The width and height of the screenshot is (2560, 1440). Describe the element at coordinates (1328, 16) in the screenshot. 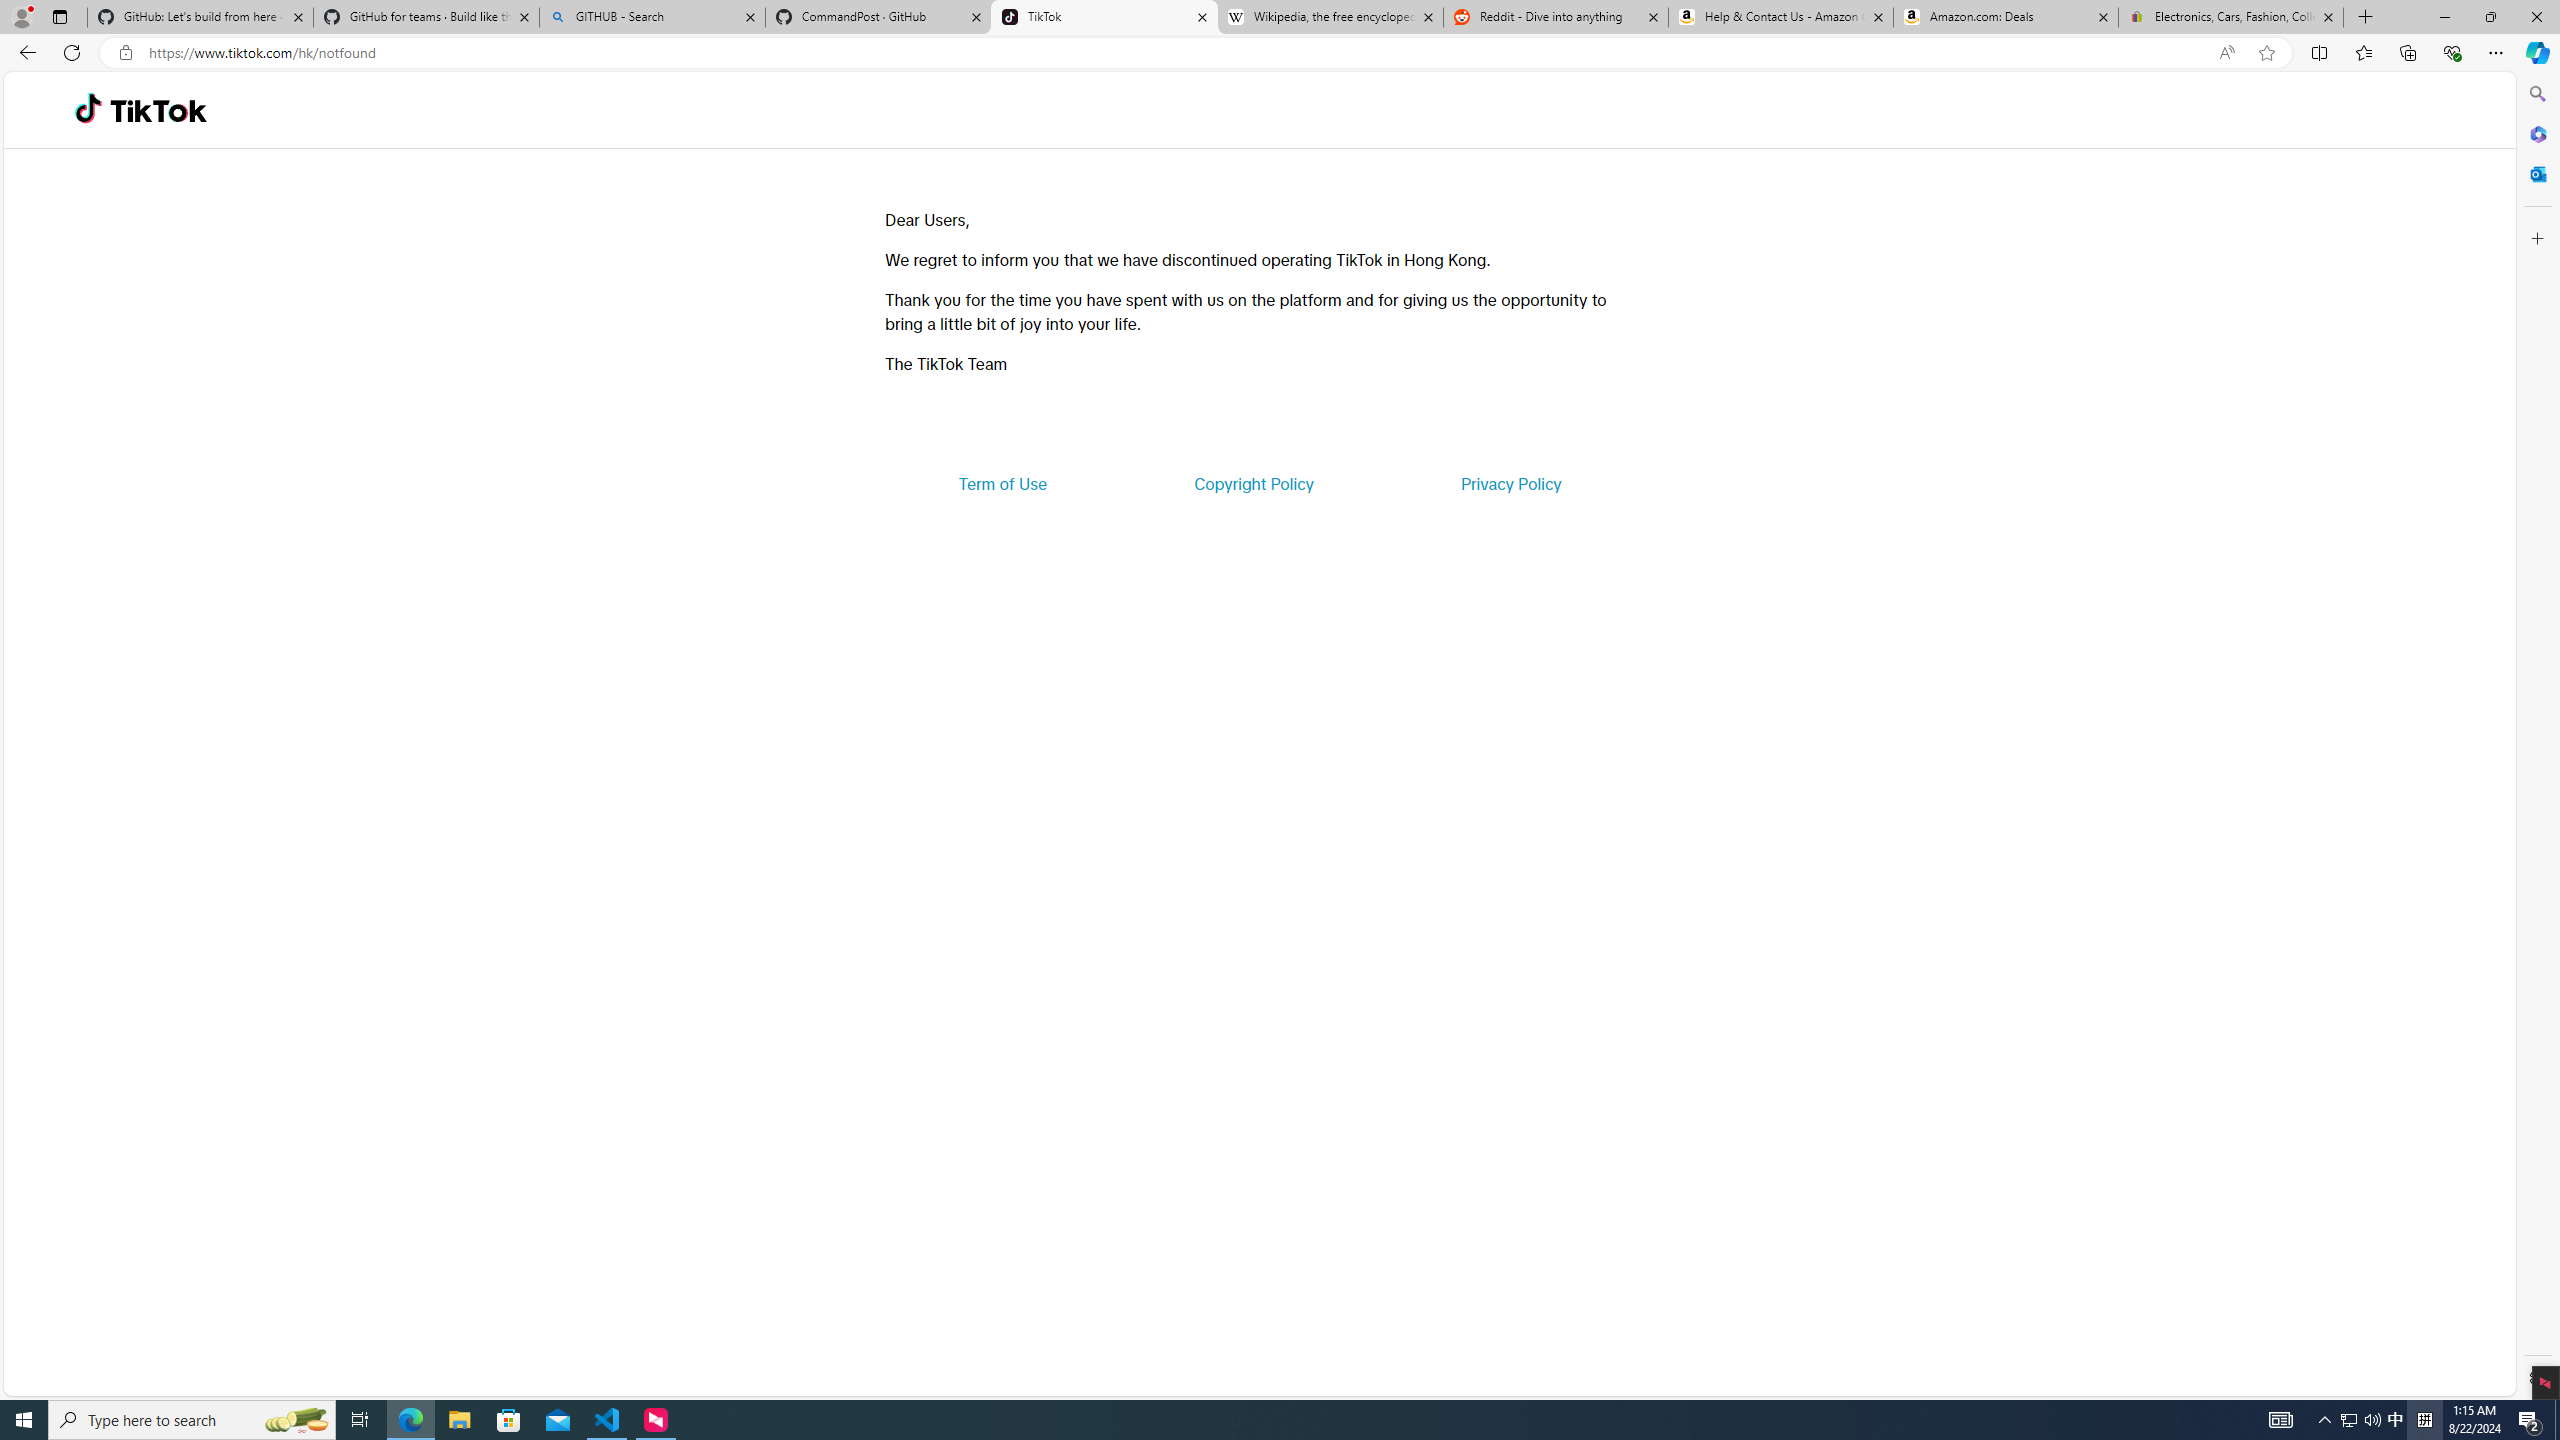

I see `'Wikipedia, the free encyclopedia'` at that location.